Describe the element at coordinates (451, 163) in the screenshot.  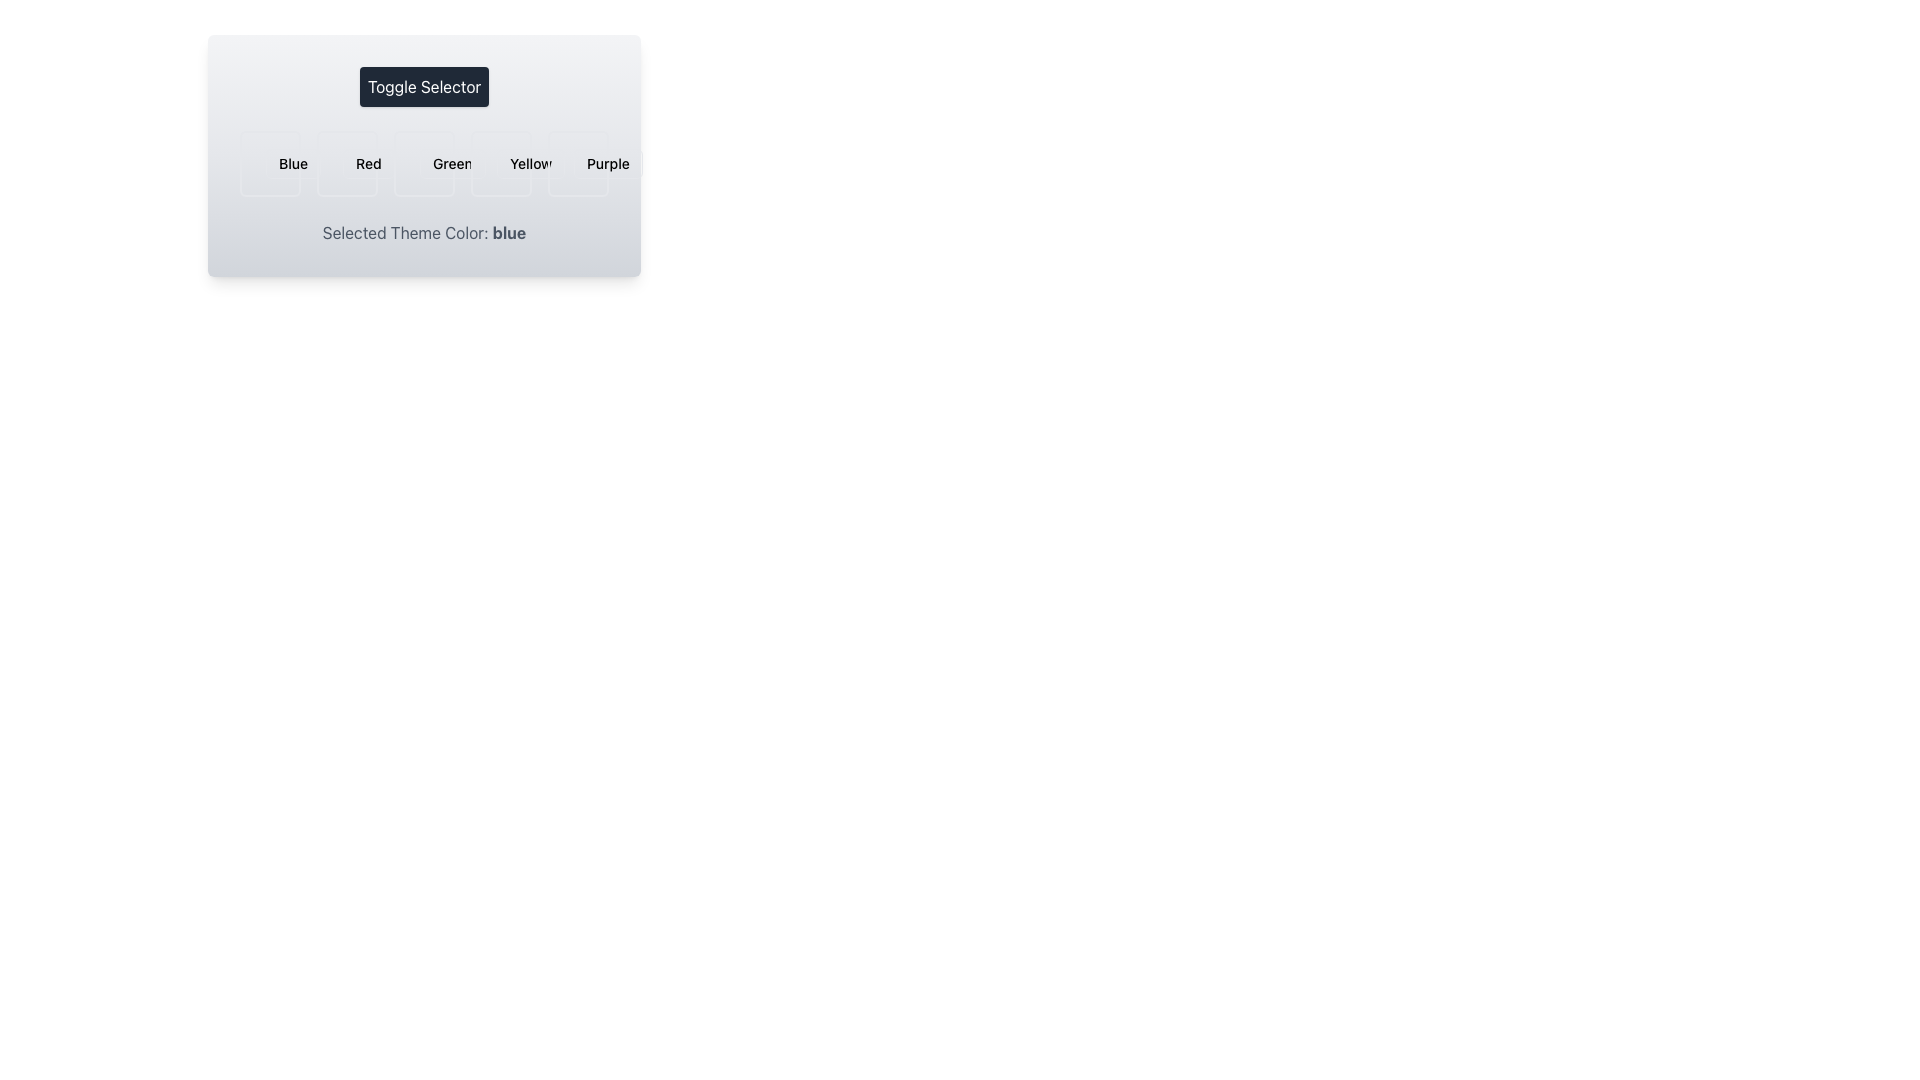
I see `the 'Green' theme toggle button located centrally between the 'Red' and 'Yellow' buttons in the color selector interface` at that location.